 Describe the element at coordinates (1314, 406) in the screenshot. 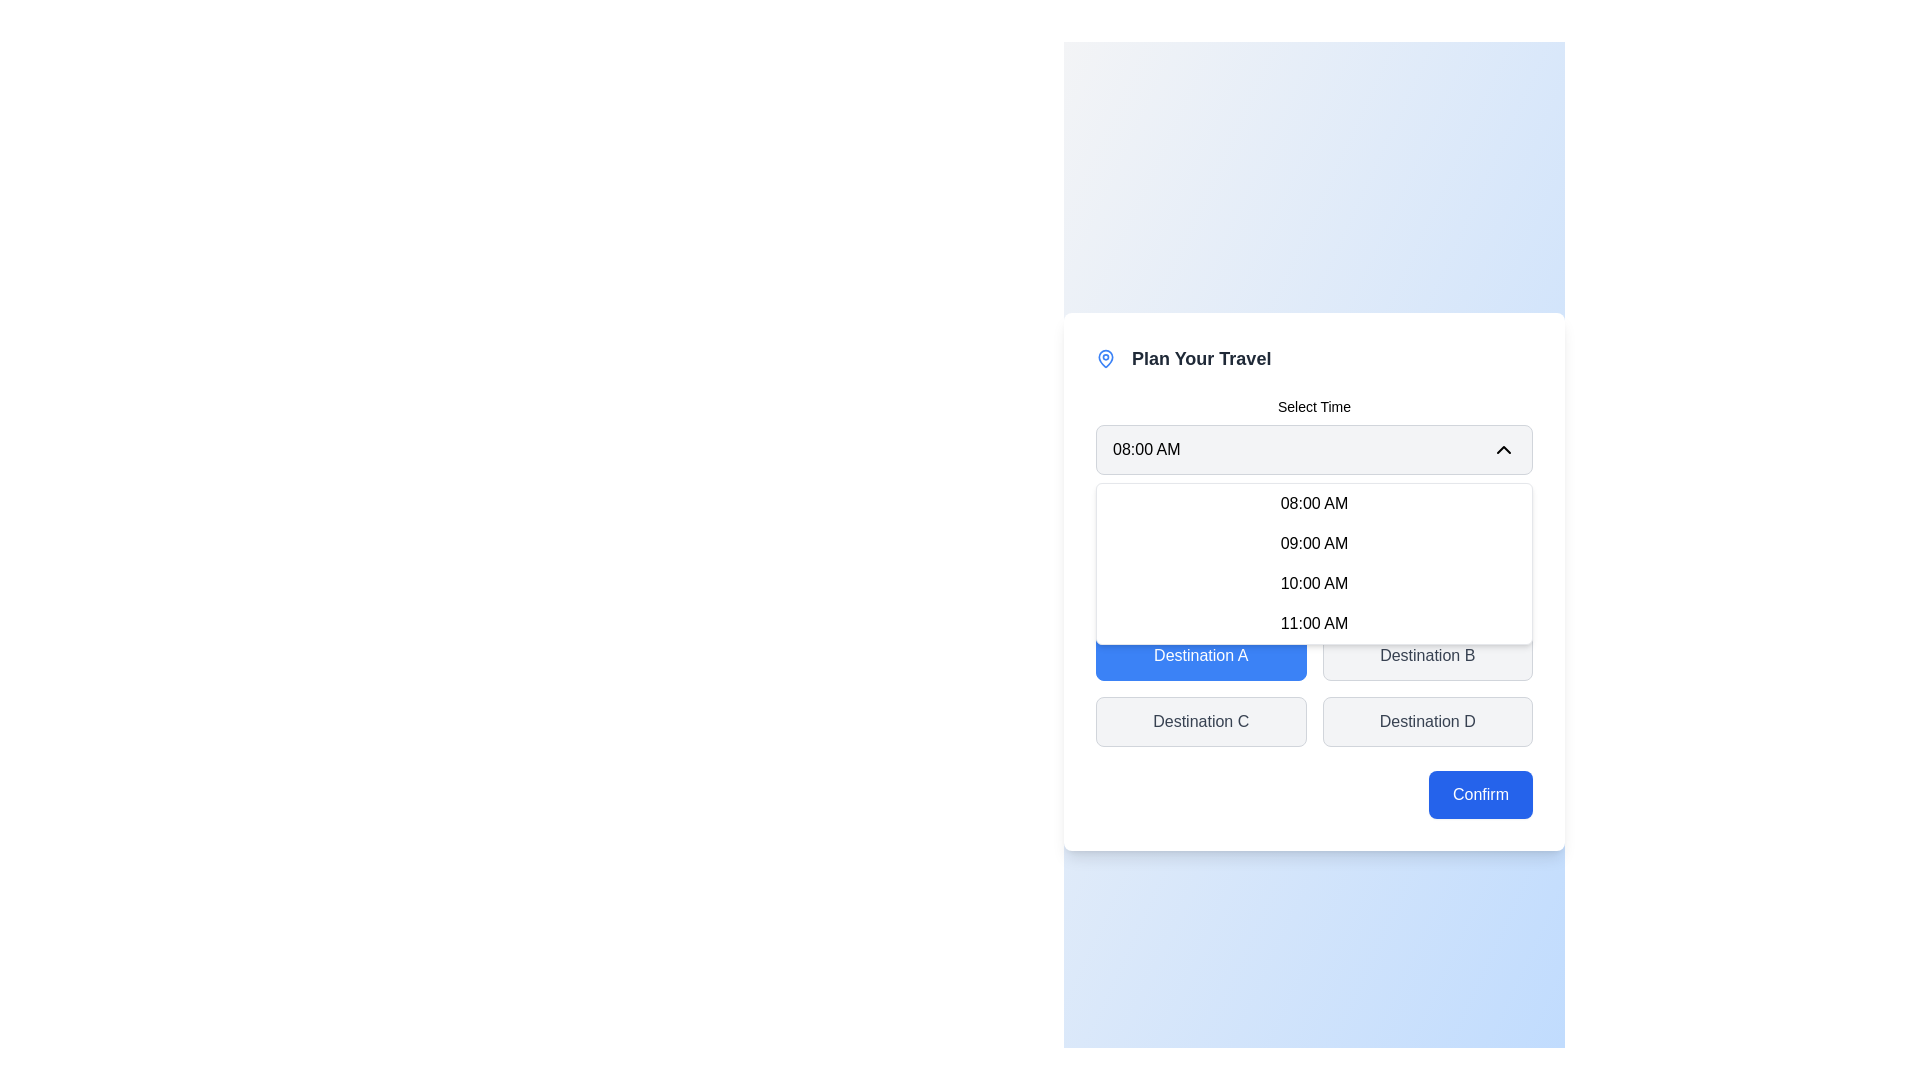

I see `the static text label that describes the purpose of the adjacent dropdown menu, which is centrally aligned above it` at that location.